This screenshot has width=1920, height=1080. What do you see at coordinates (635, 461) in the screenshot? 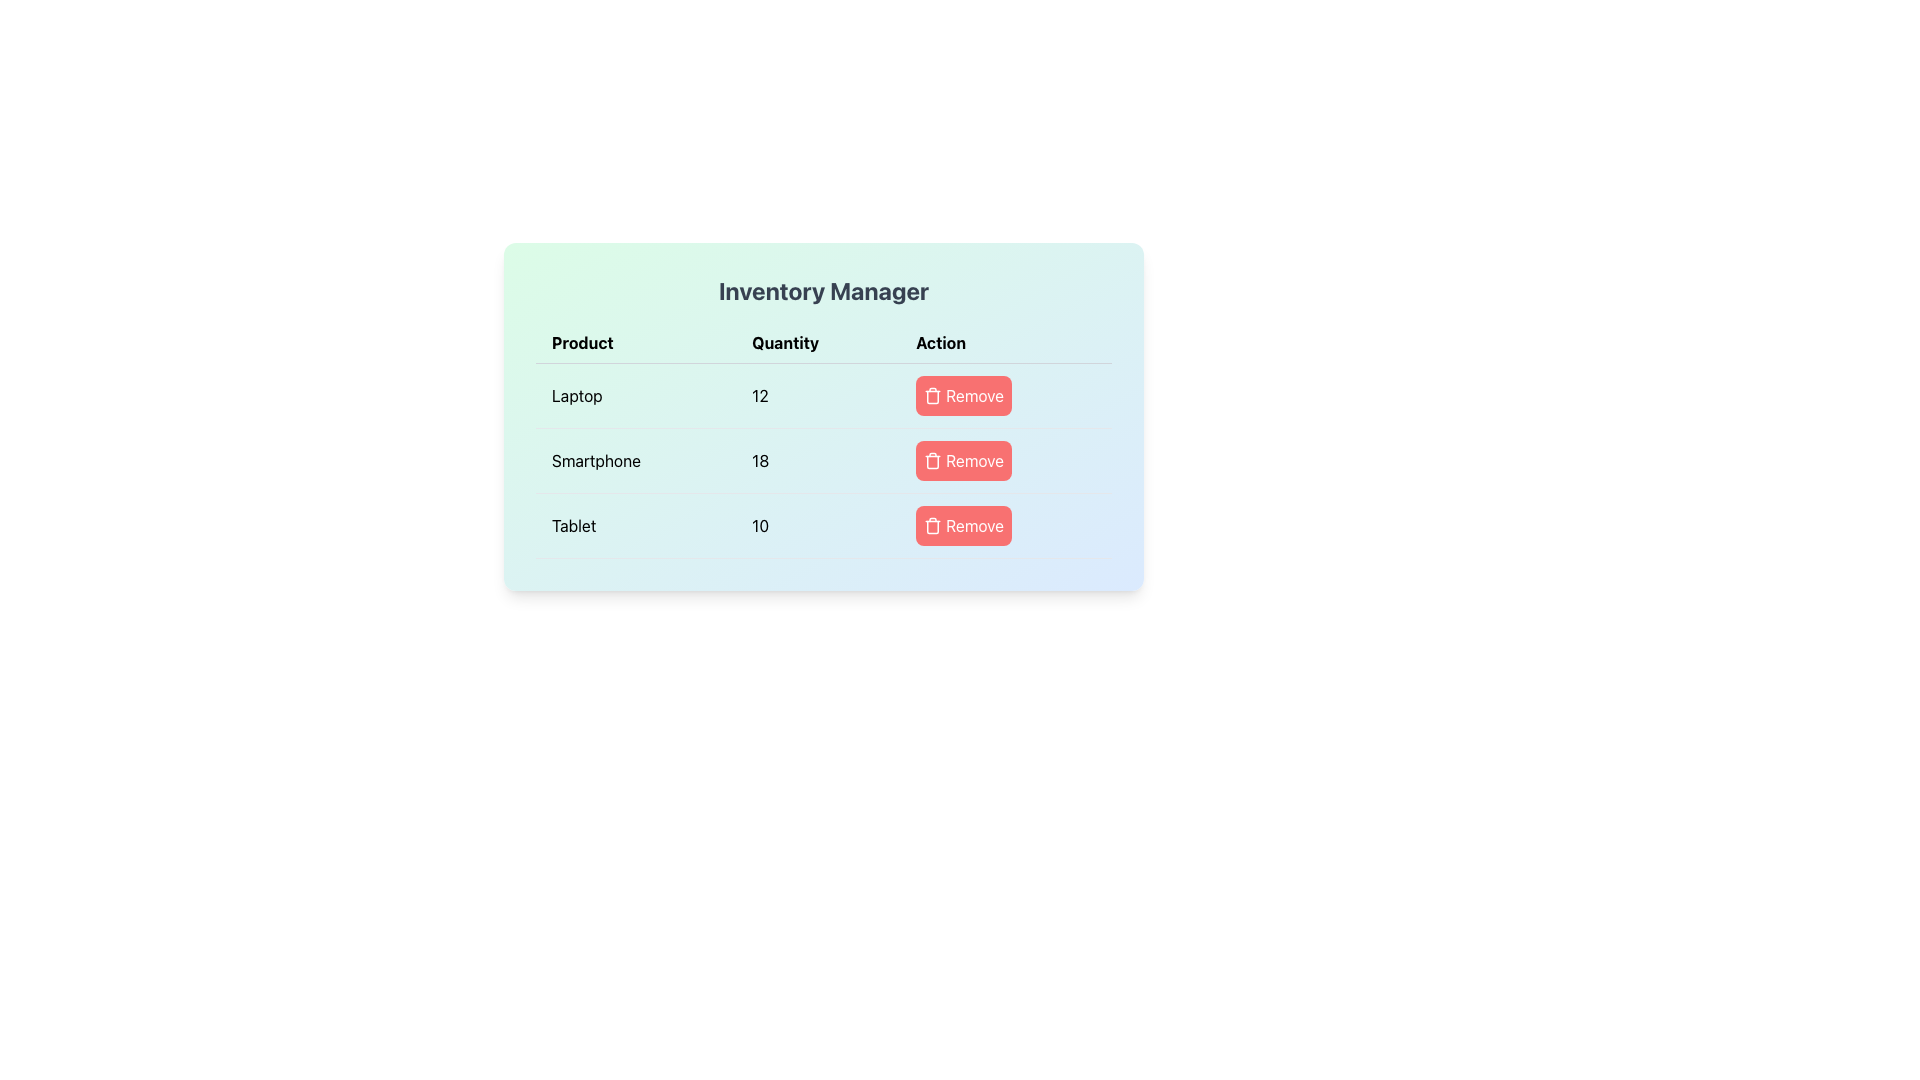
I see `the text label displaying 'Smartphone' located in the first column under the 'Product' heading in the grid layout` at bounding box center [635, 461].